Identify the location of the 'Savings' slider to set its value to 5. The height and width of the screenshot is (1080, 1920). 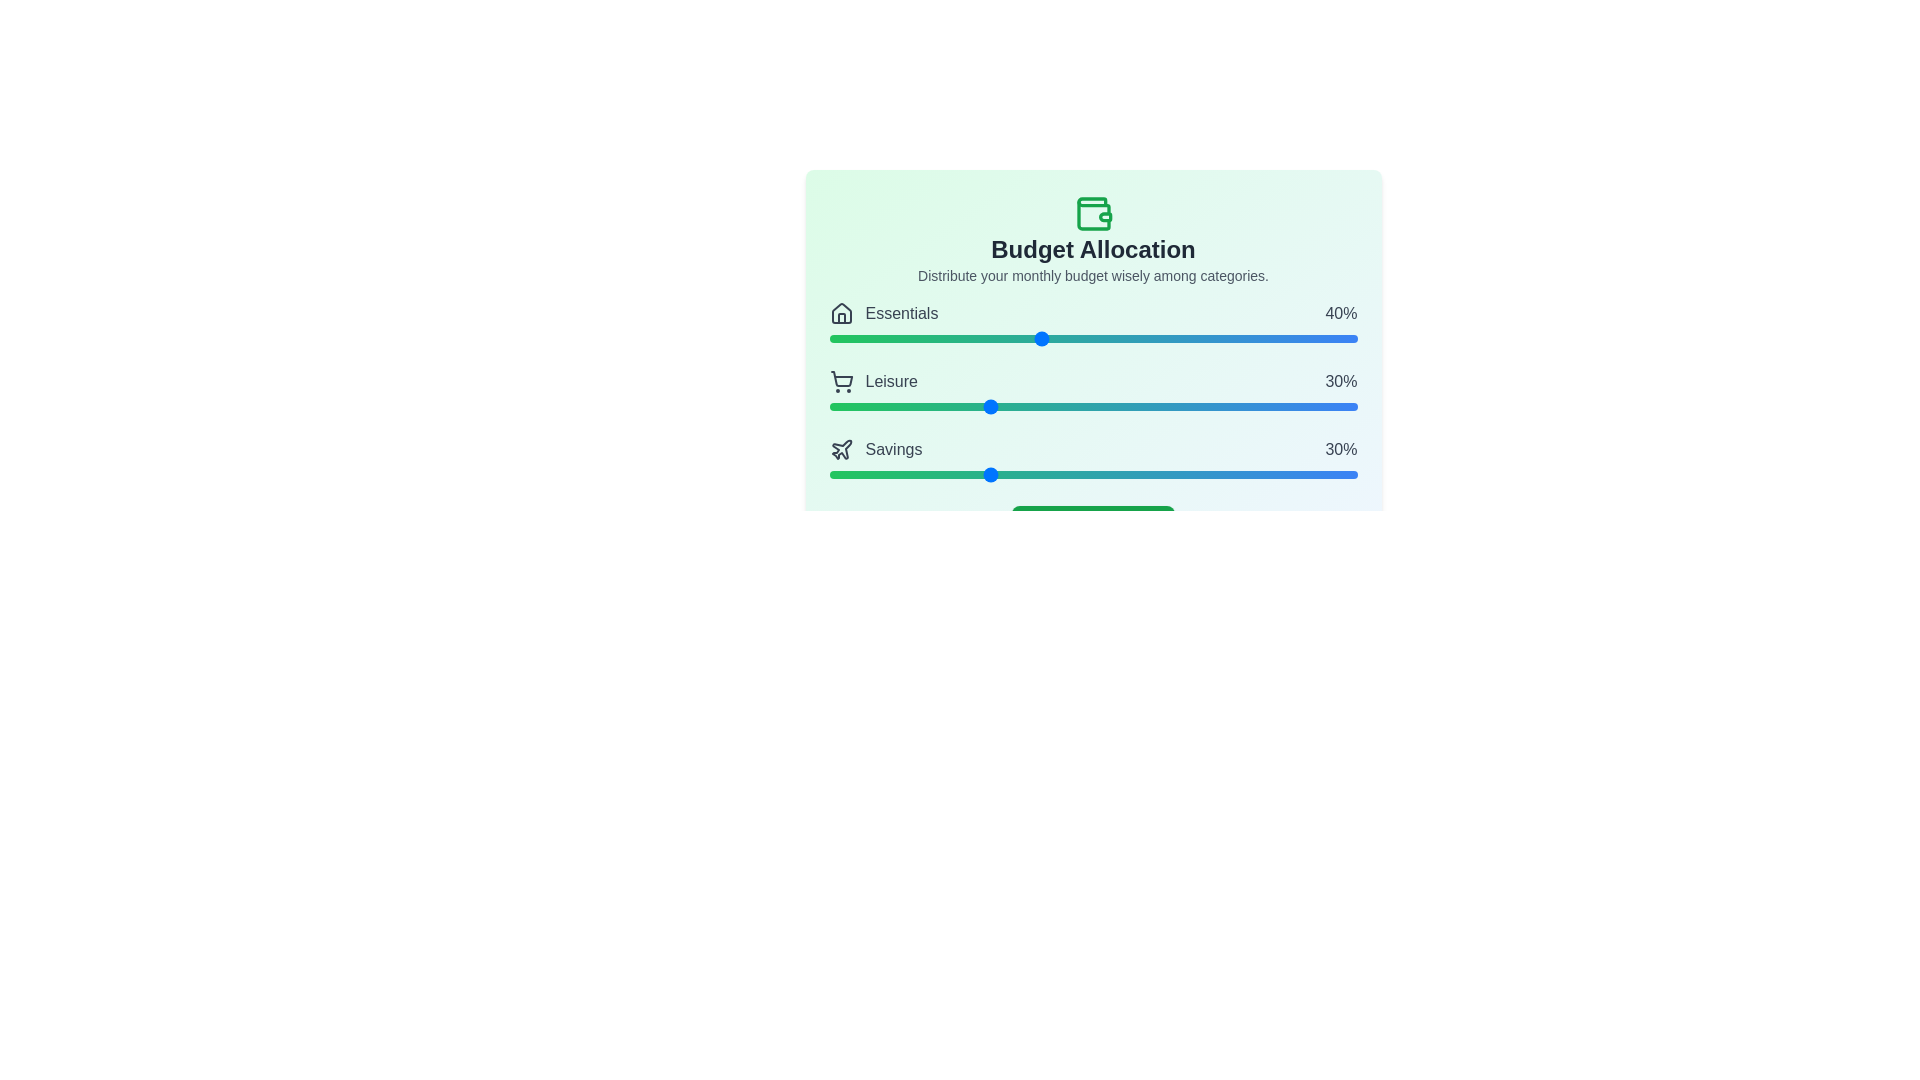
(855, 474).